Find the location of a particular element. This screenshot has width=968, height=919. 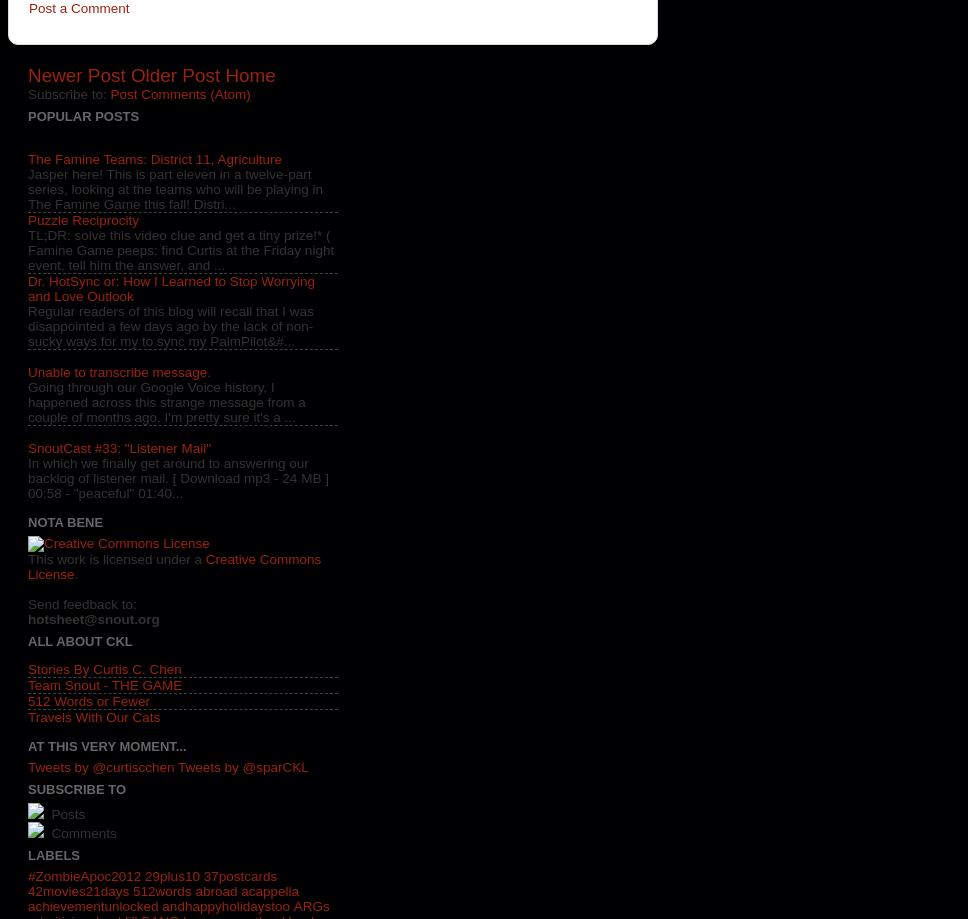

'At This Very Moment...' is located at coordinates (106, 745).